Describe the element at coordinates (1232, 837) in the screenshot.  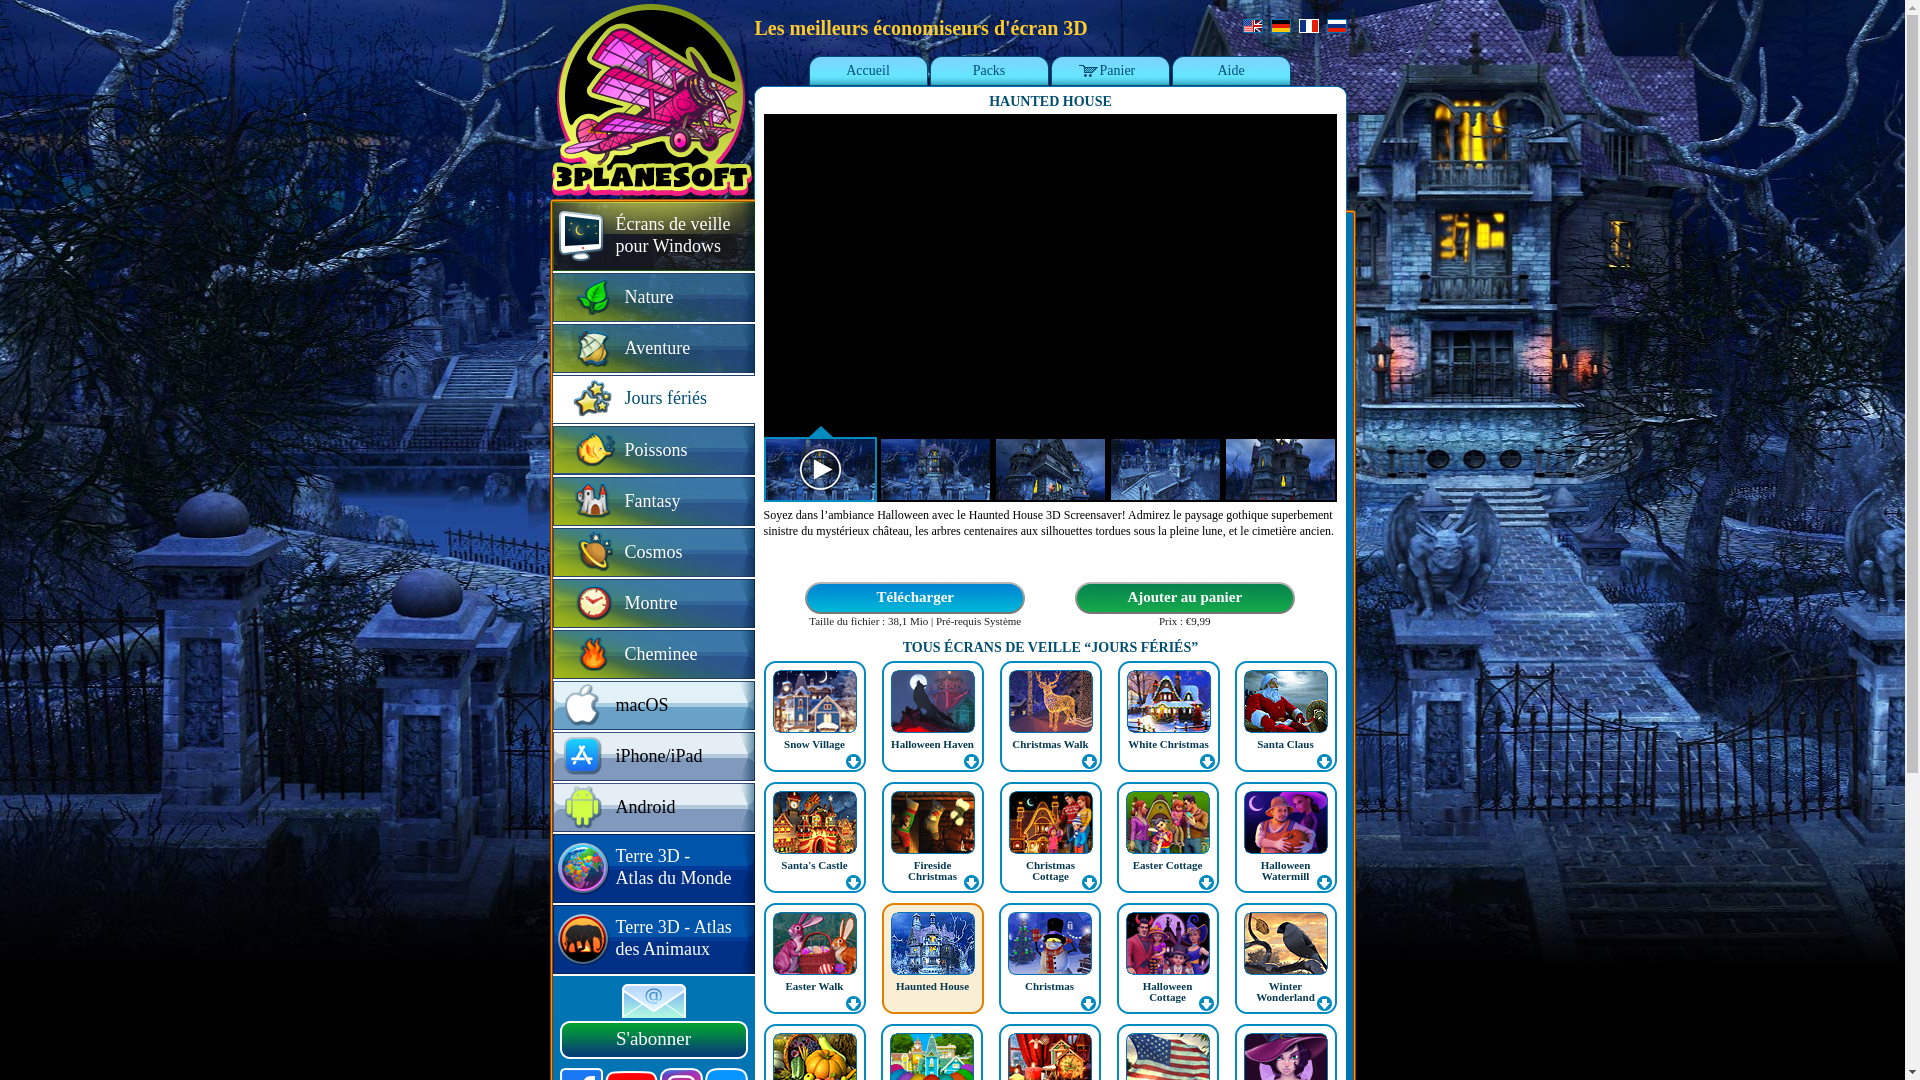
I see `'Halloween Watermill'` at that location.